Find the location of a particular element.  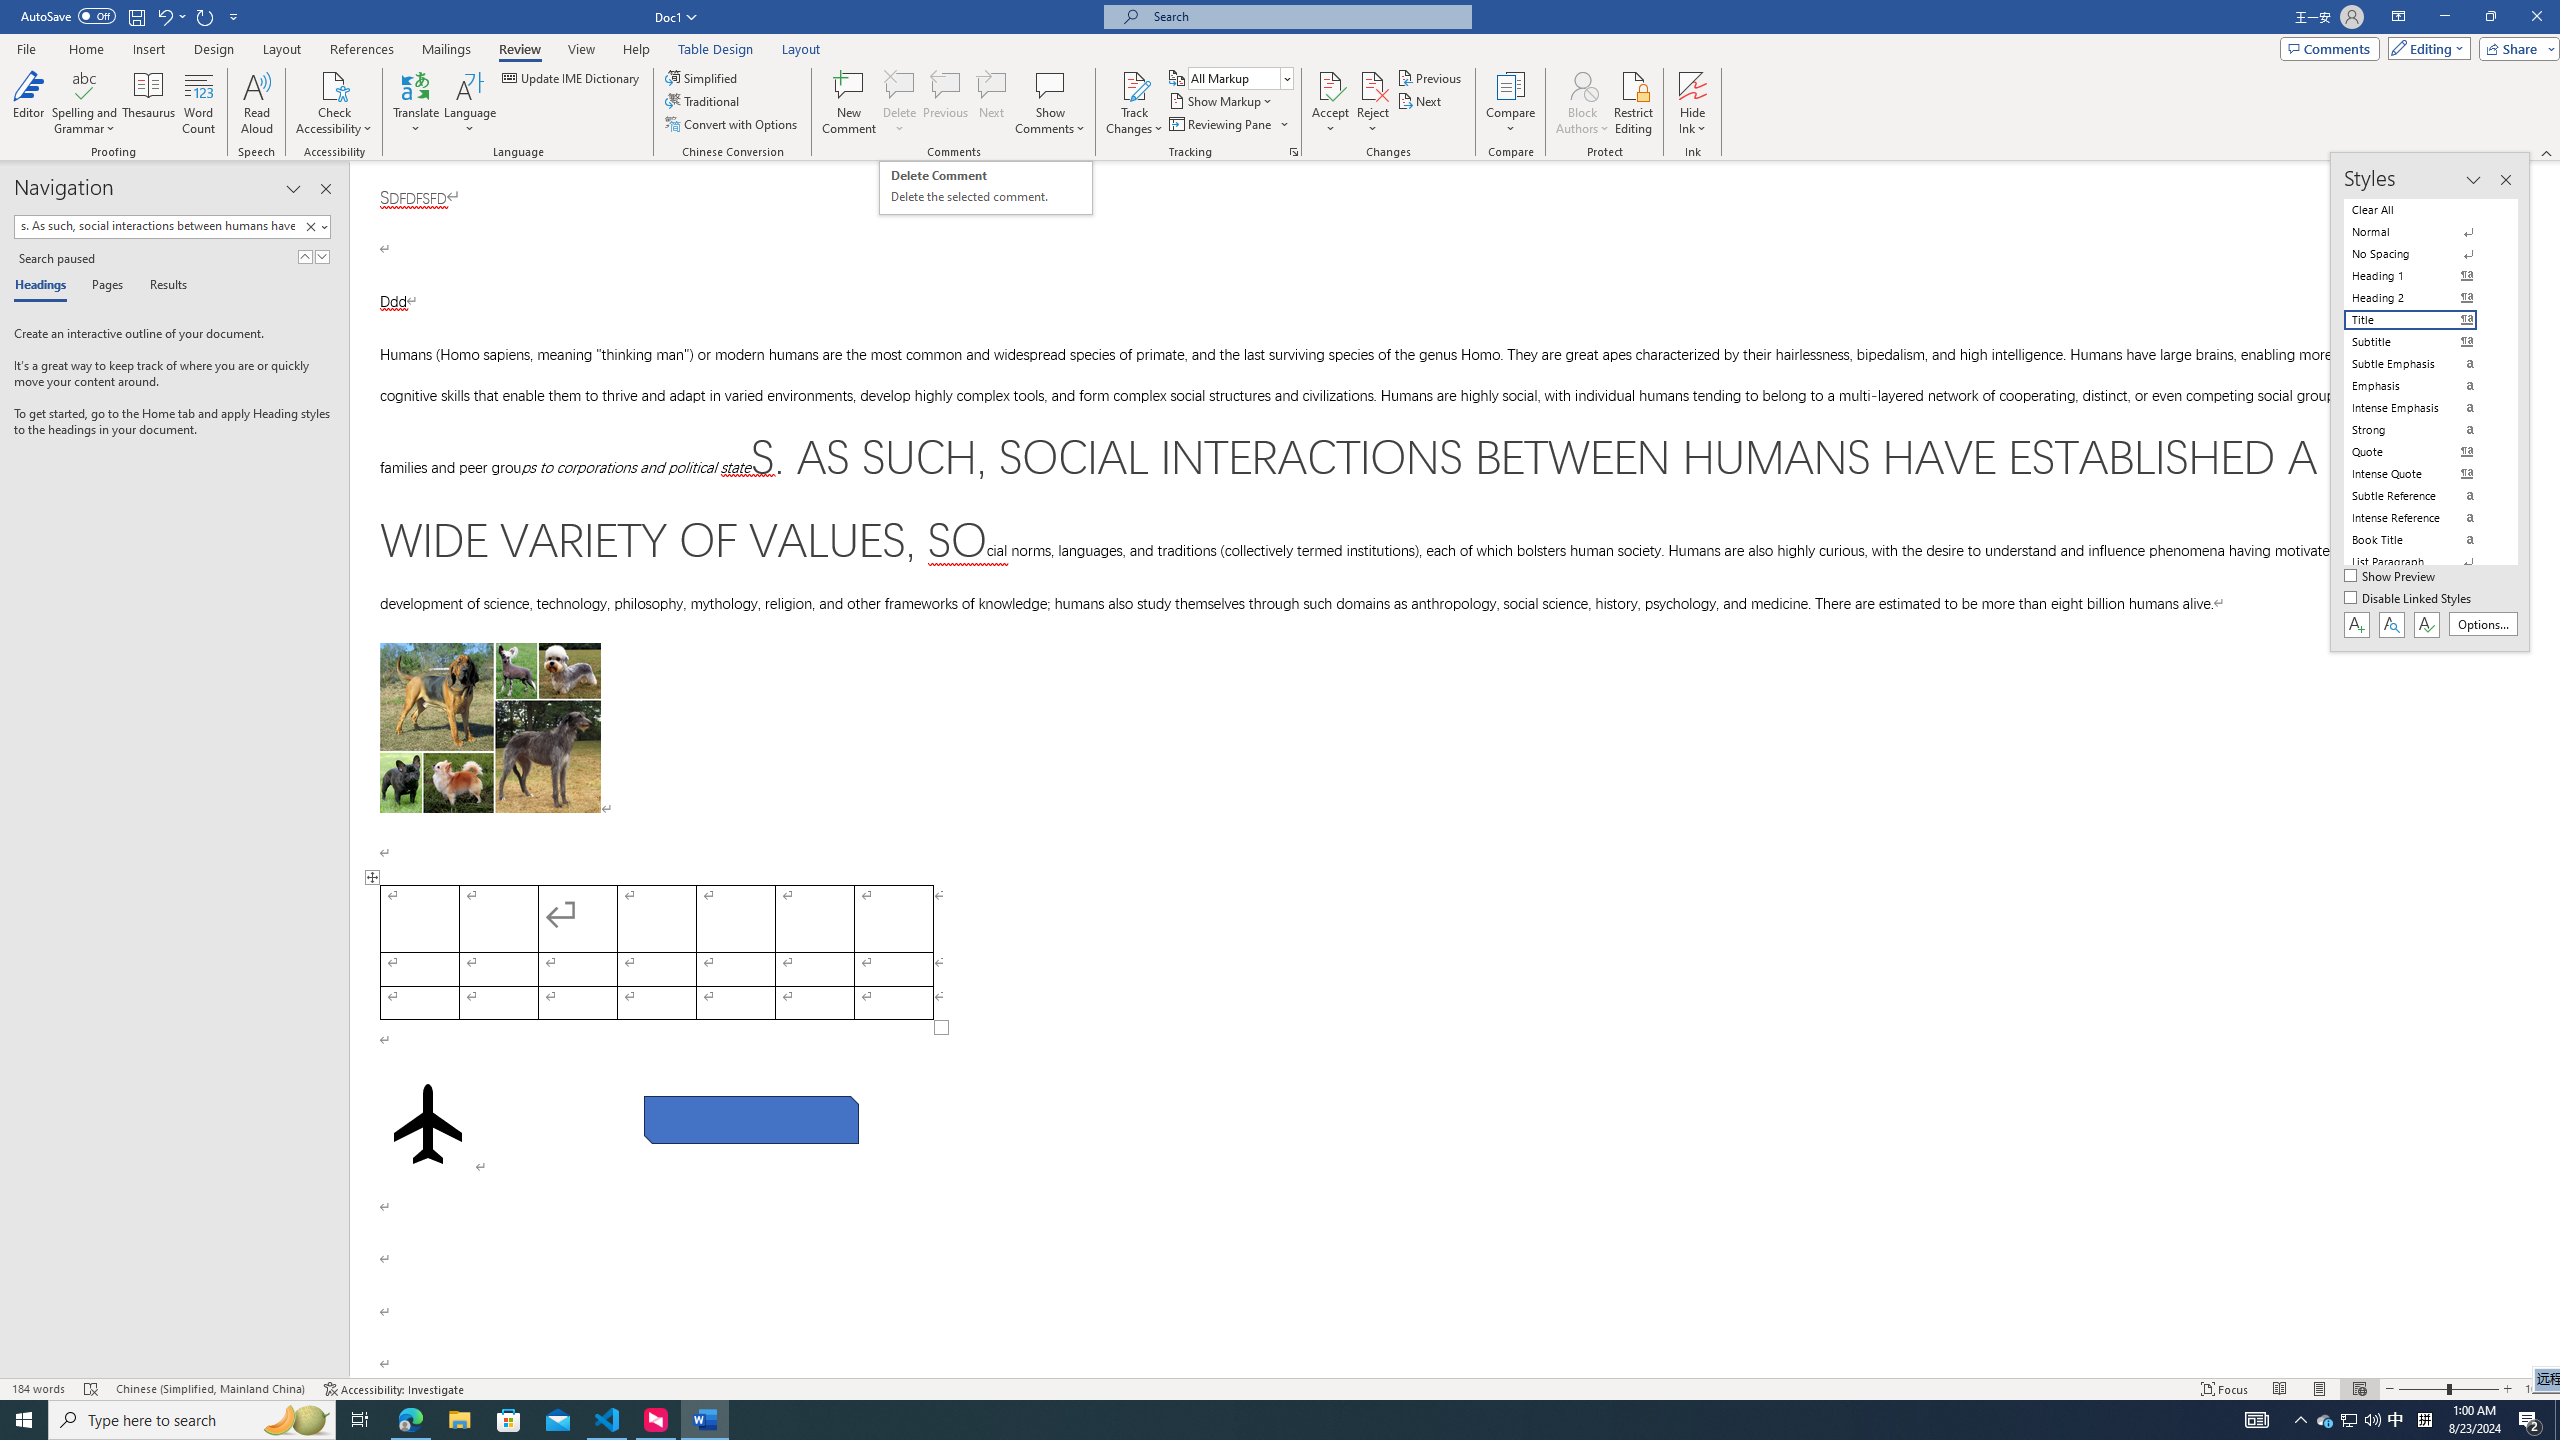

'Intense Emphasis' is located at coordinates (2422, 407).